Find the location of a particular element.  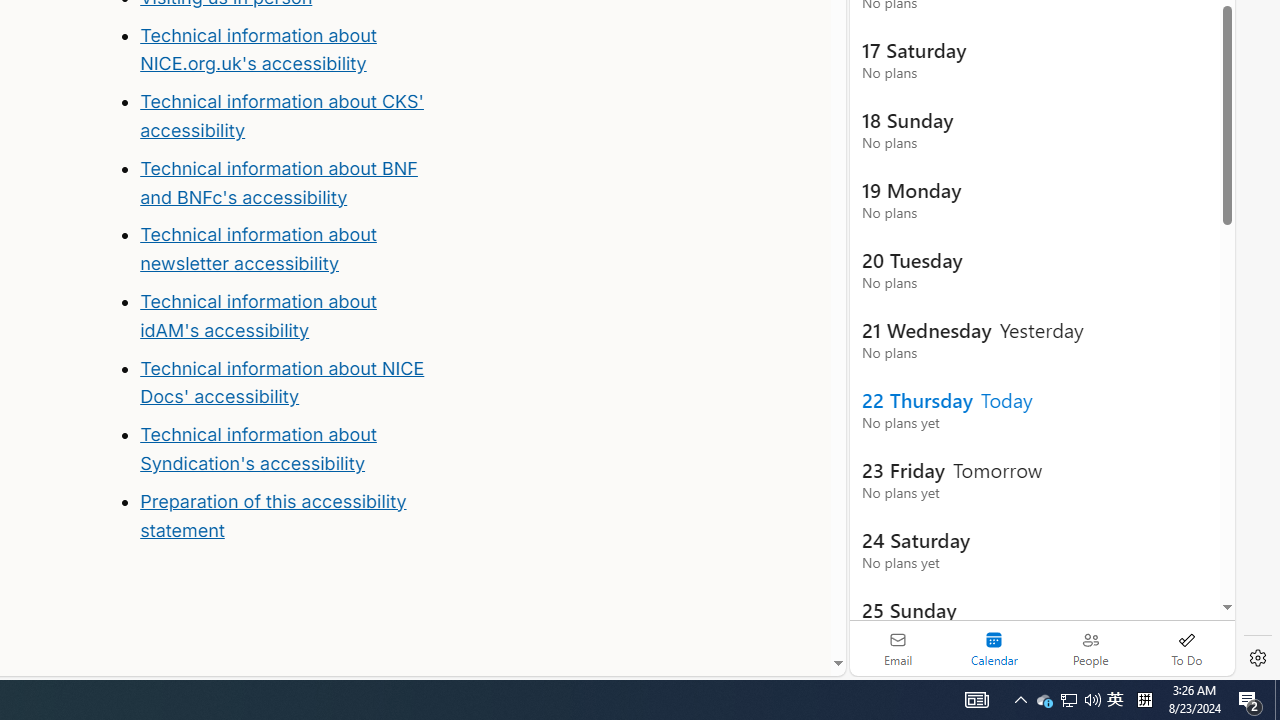

'Preparation of this accessibility statement' is located at coordinates (272, 514).